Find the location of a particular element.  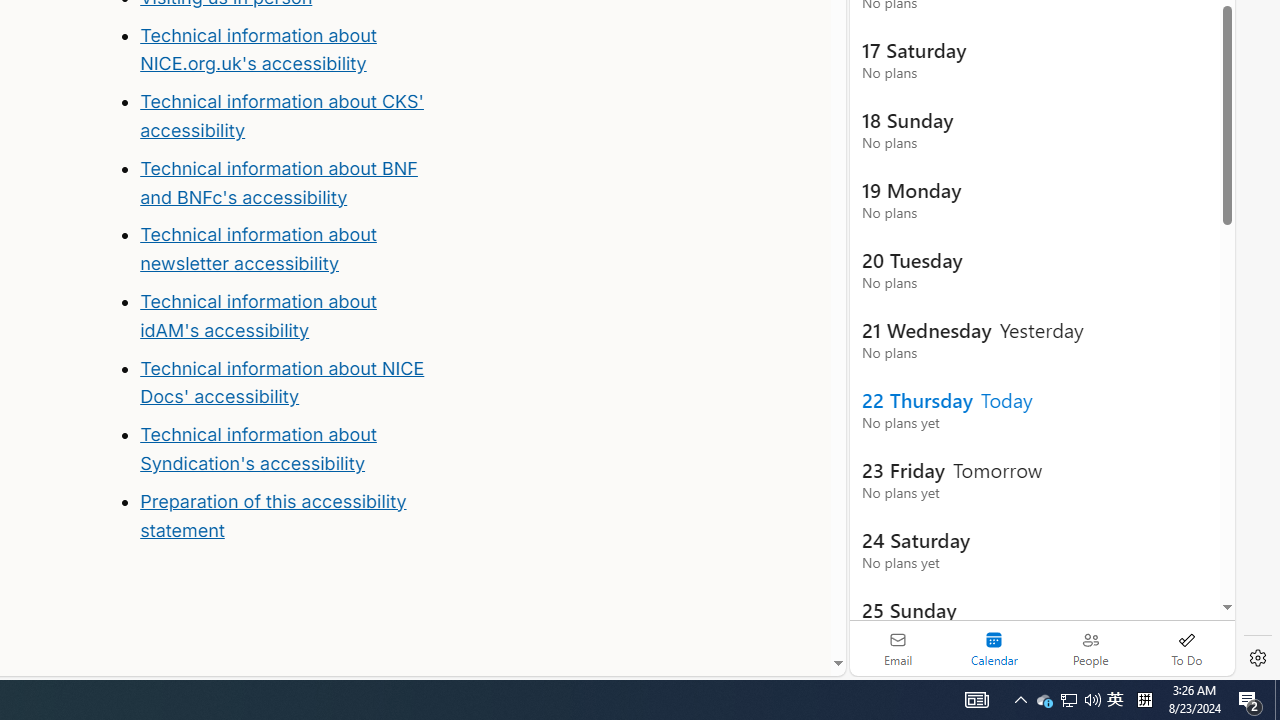

'Preparation of this accessibility statement' is located at coordinates (272, 514).